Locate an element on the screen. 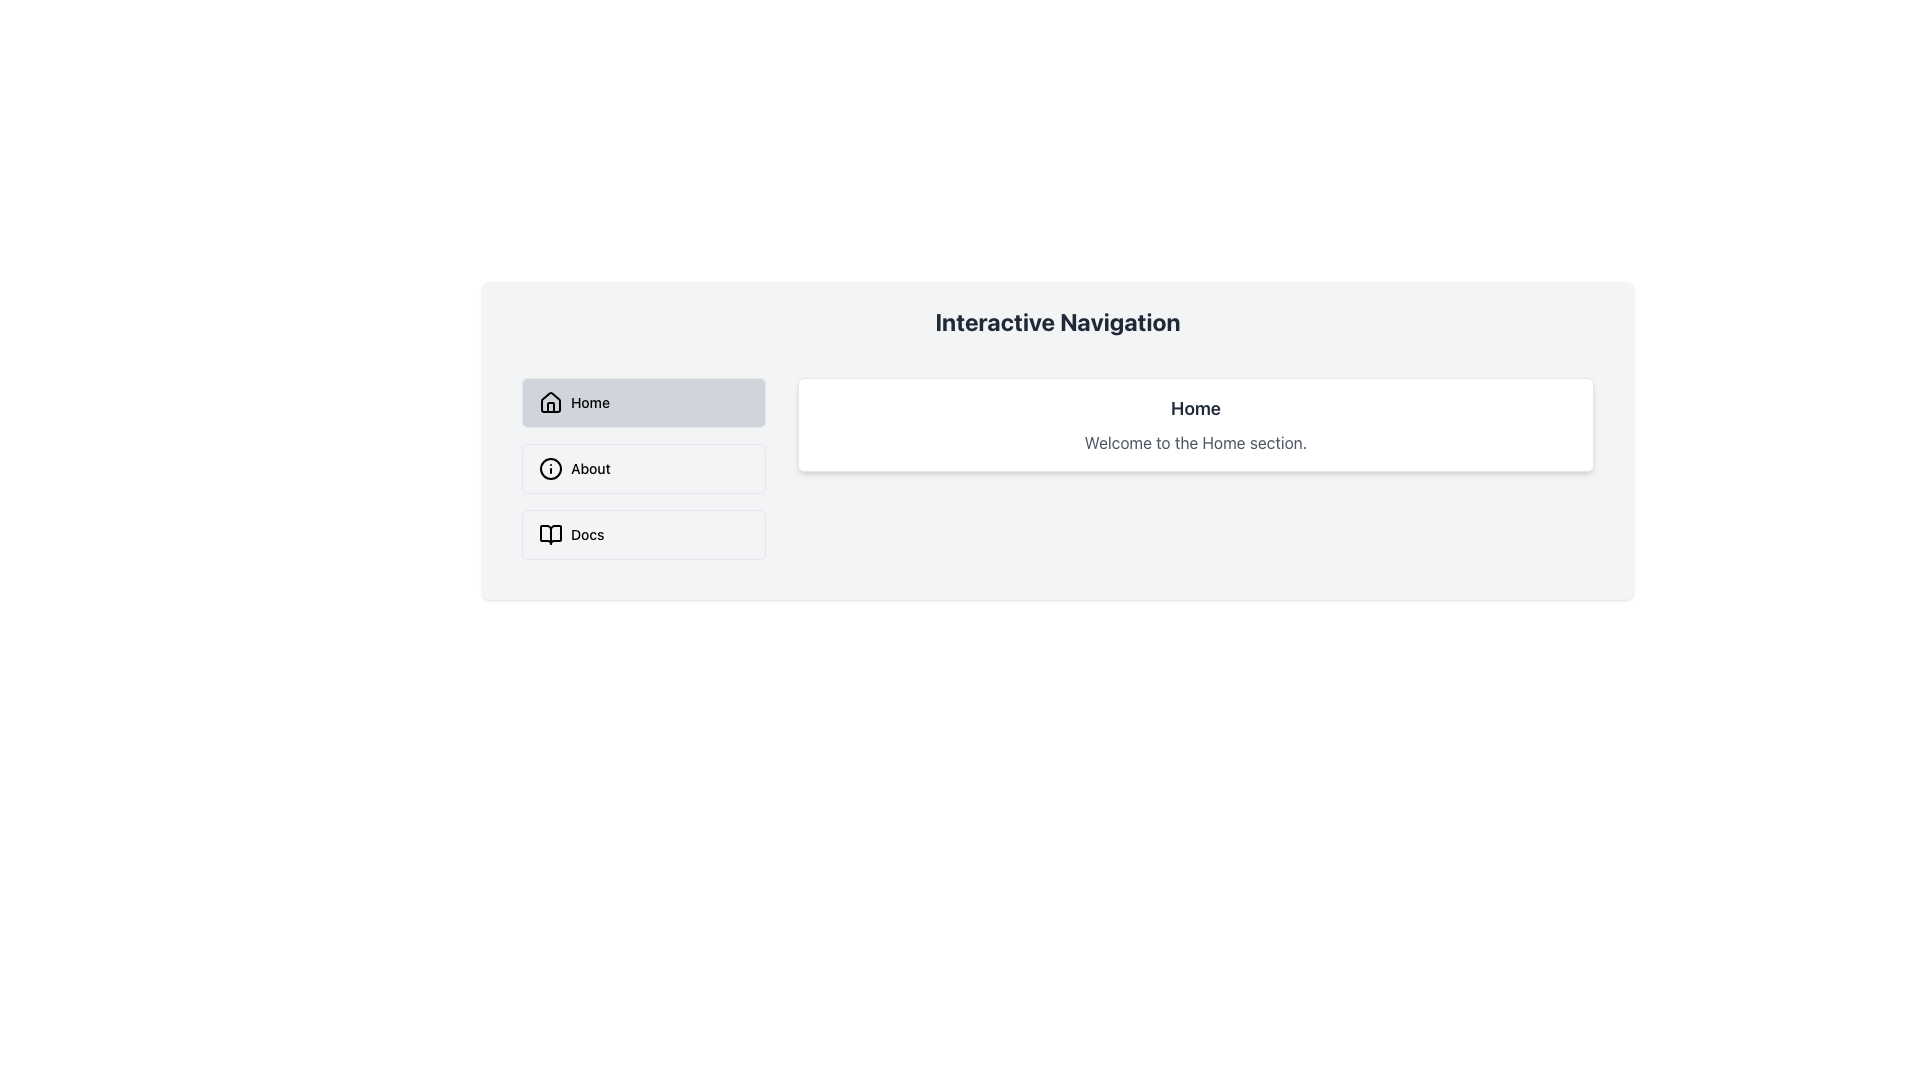 The width and height of the screenshot is (1920, 1080). the header or title text element, which serves as the primary indicator of the surrounding content's theme, located at the top-center of the interface is located at coordinates (1056, 320).